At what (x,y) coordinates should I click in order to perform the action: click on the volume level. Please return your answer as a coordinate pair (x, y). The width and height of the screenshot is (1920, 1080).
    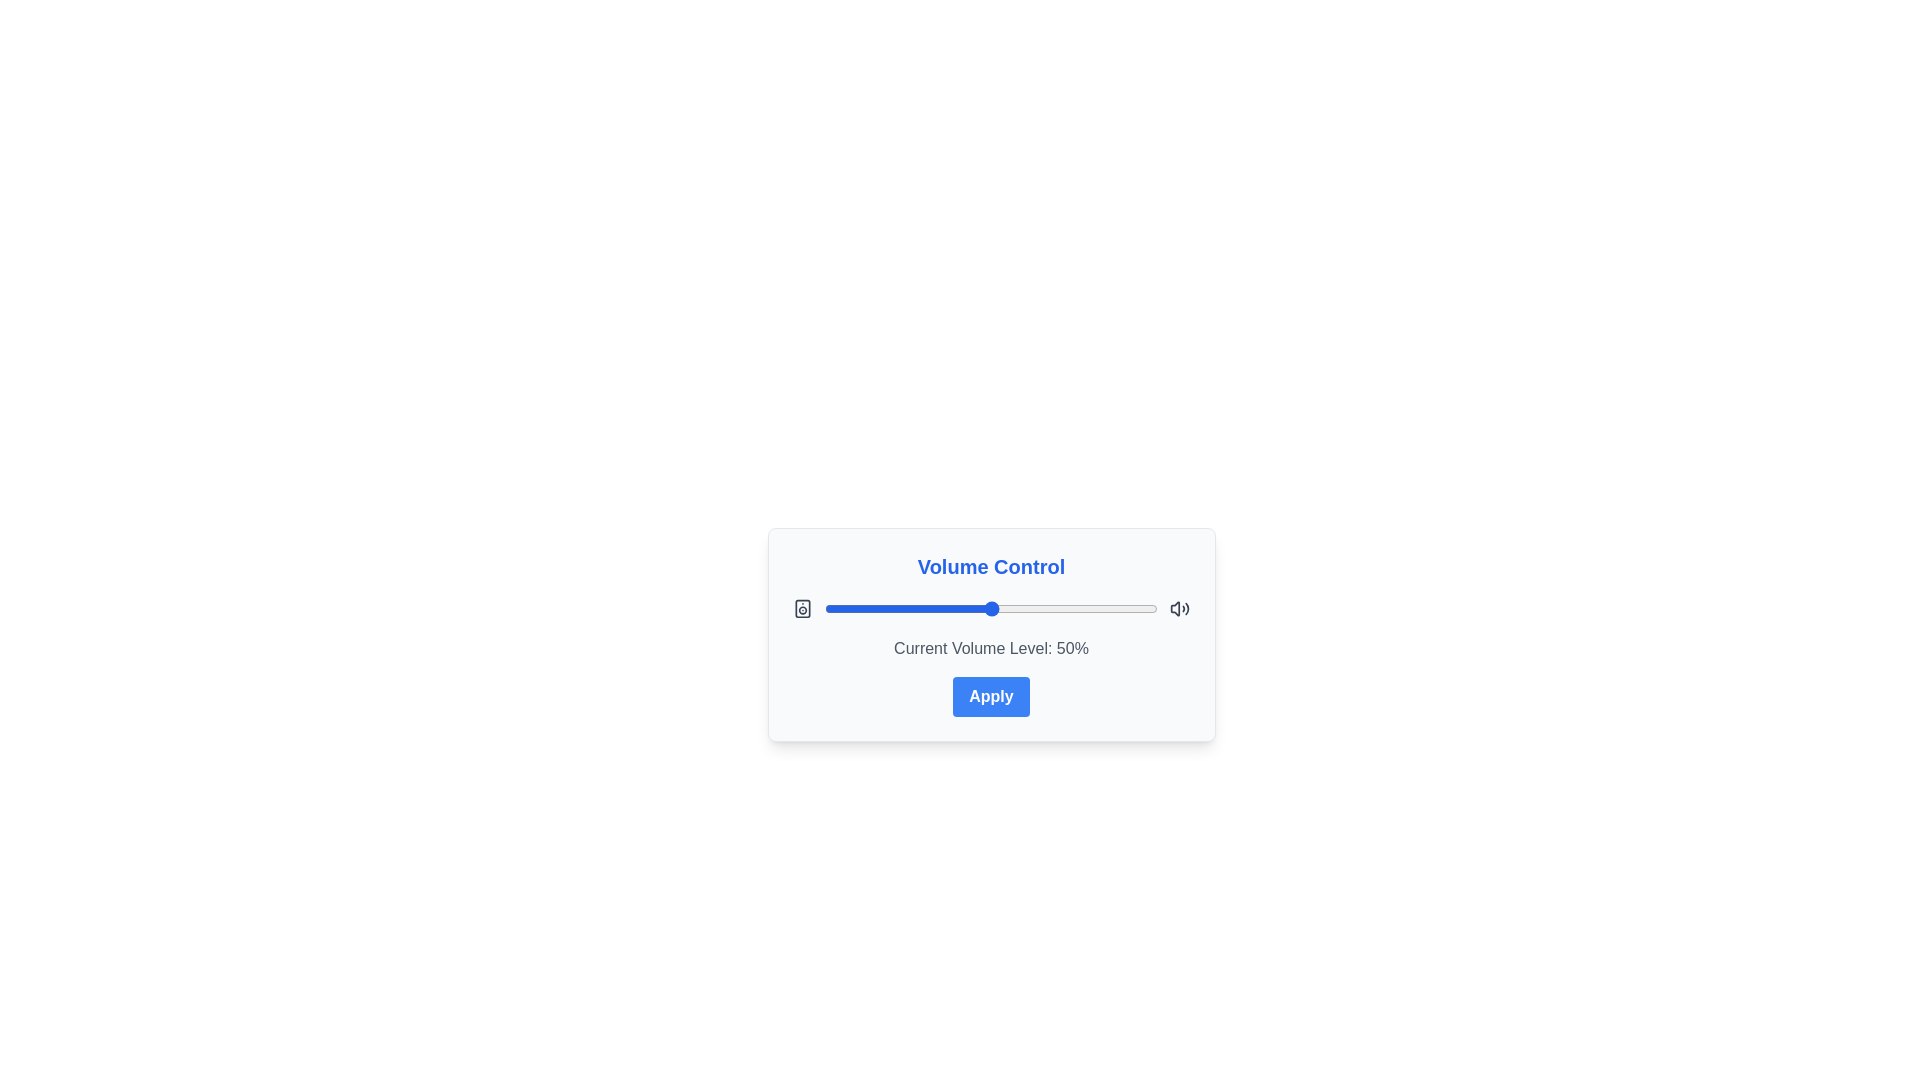
    Looking at the image, I should click on (844, 608).